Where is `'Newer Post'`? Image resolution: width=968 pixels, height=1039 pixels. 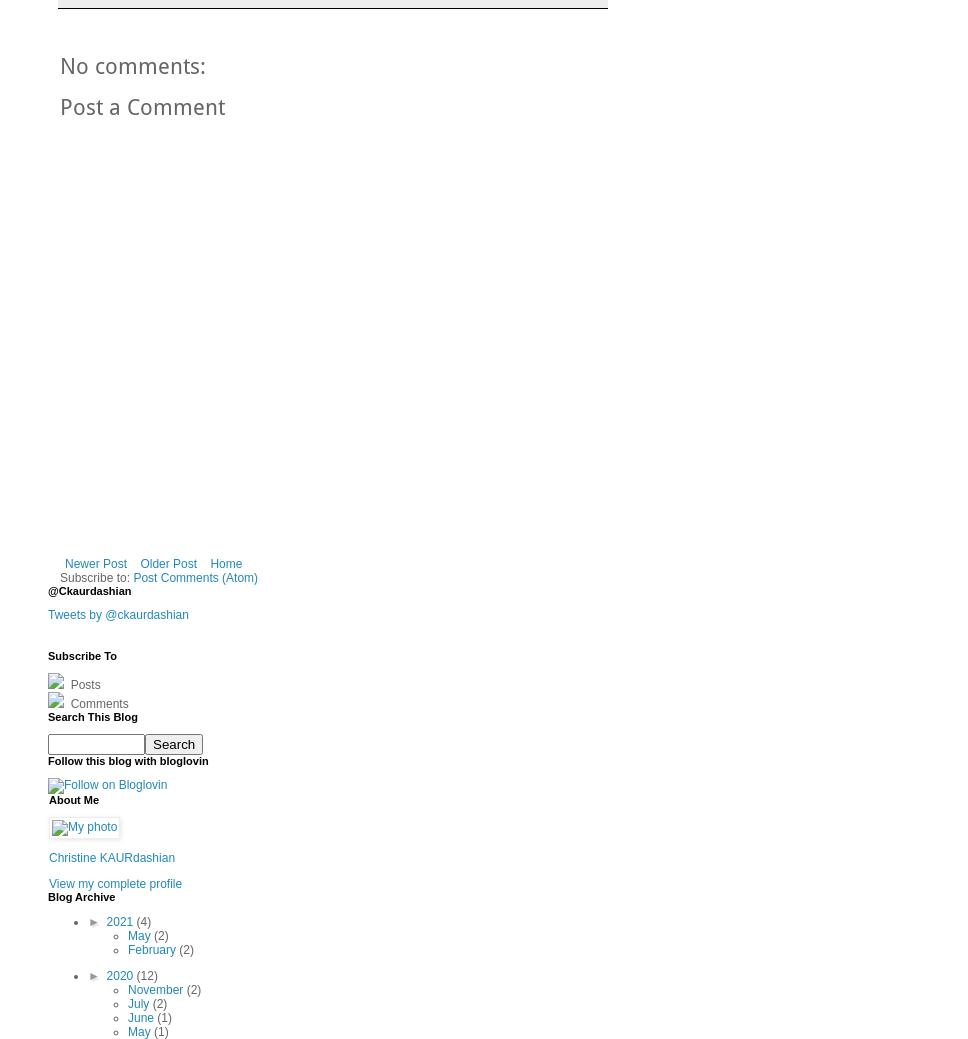 'Newer Post' is located at coordinates (96, 563).